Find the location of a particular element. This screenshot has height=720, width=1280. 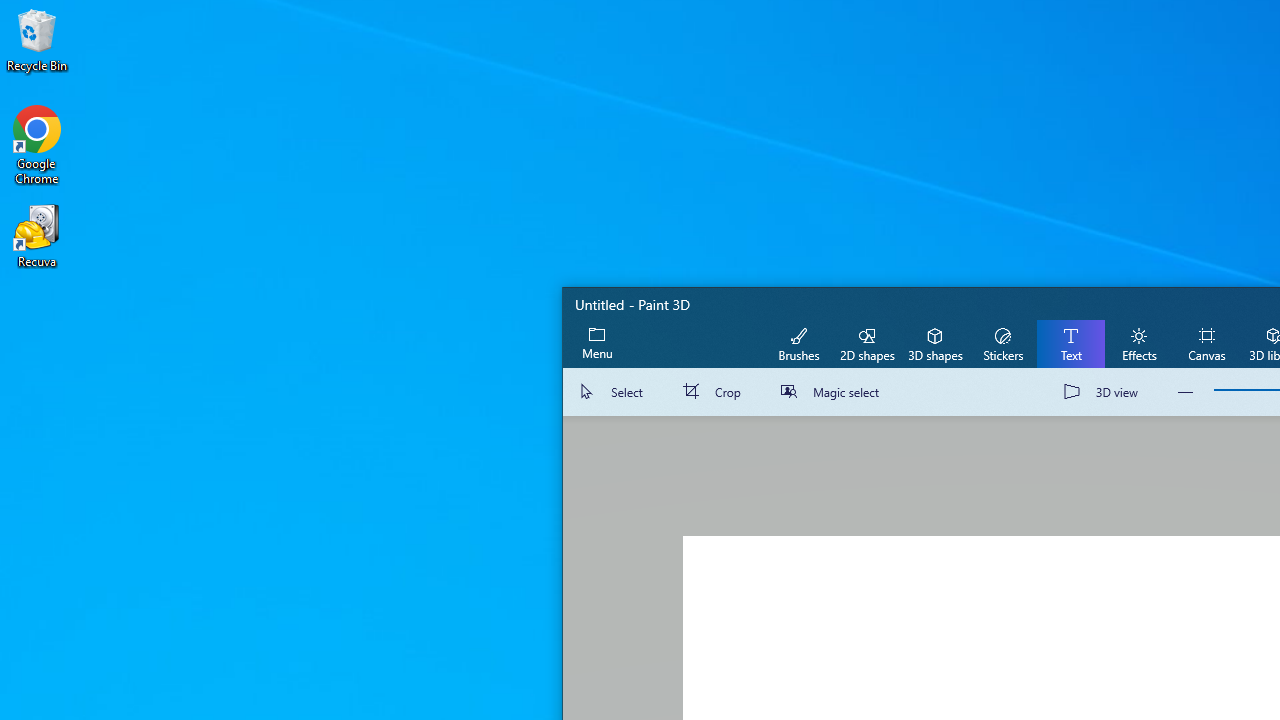

'Select' is located at coordinates (614, 392).